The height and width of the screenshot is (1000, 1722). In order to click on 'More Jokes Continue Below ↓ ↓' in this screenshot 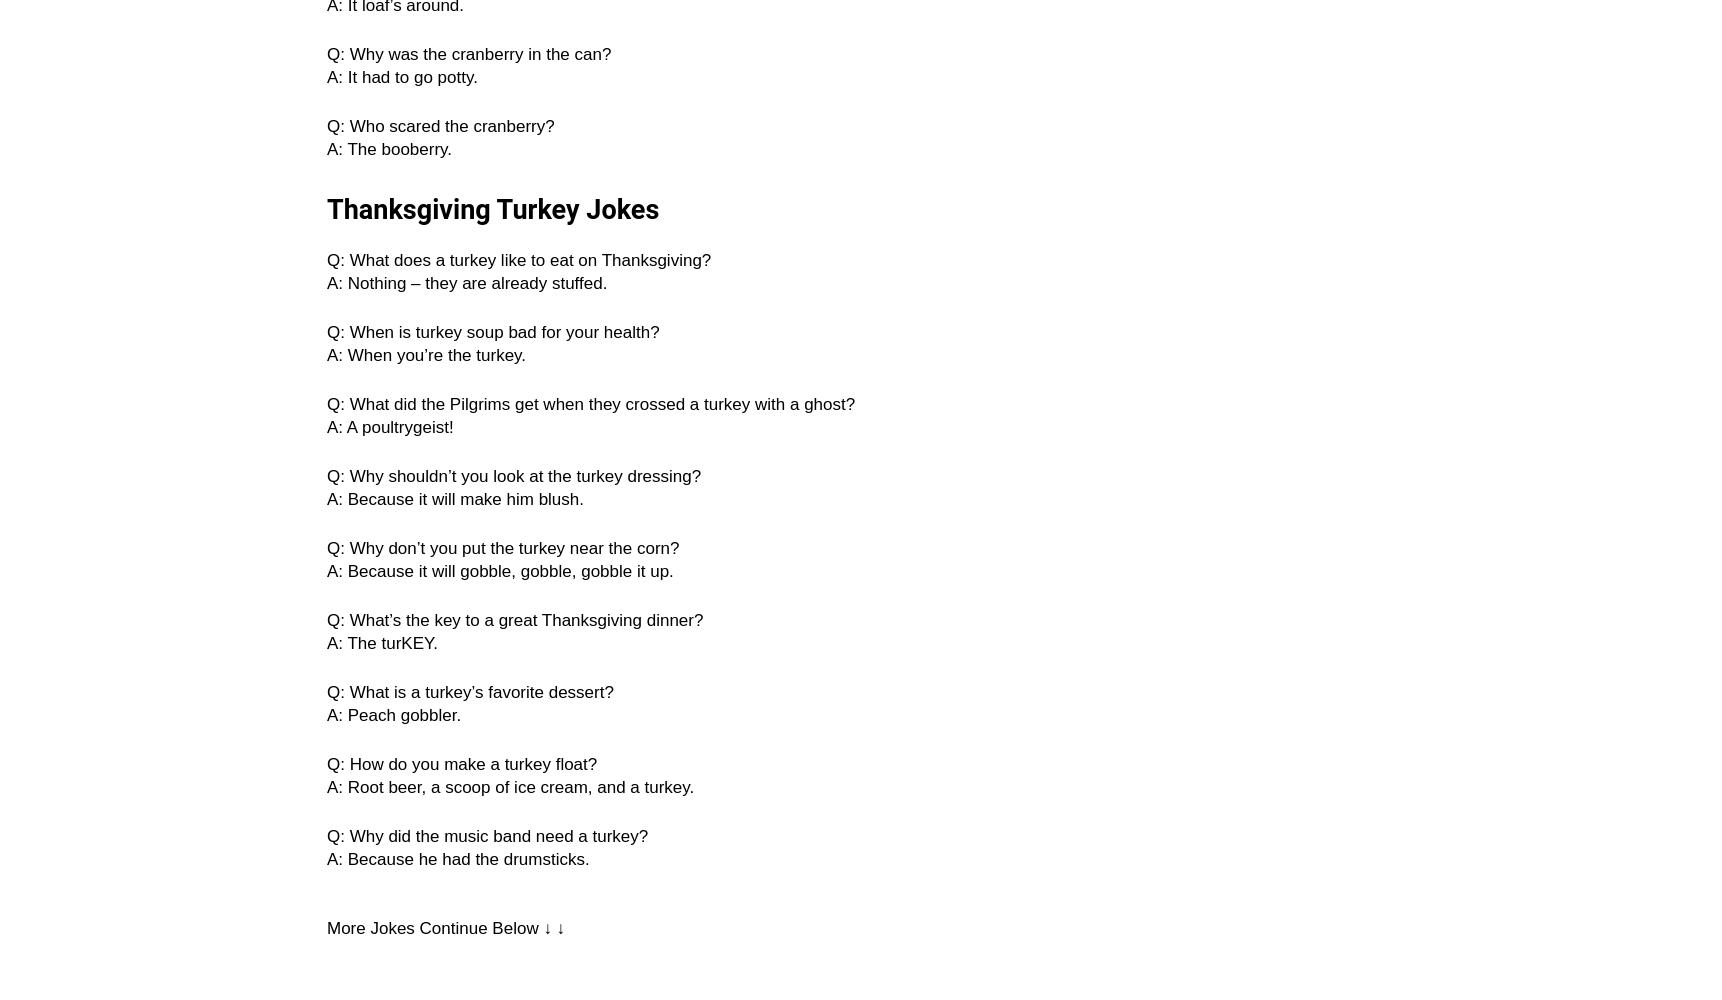, I will do `click(444, 928)`.